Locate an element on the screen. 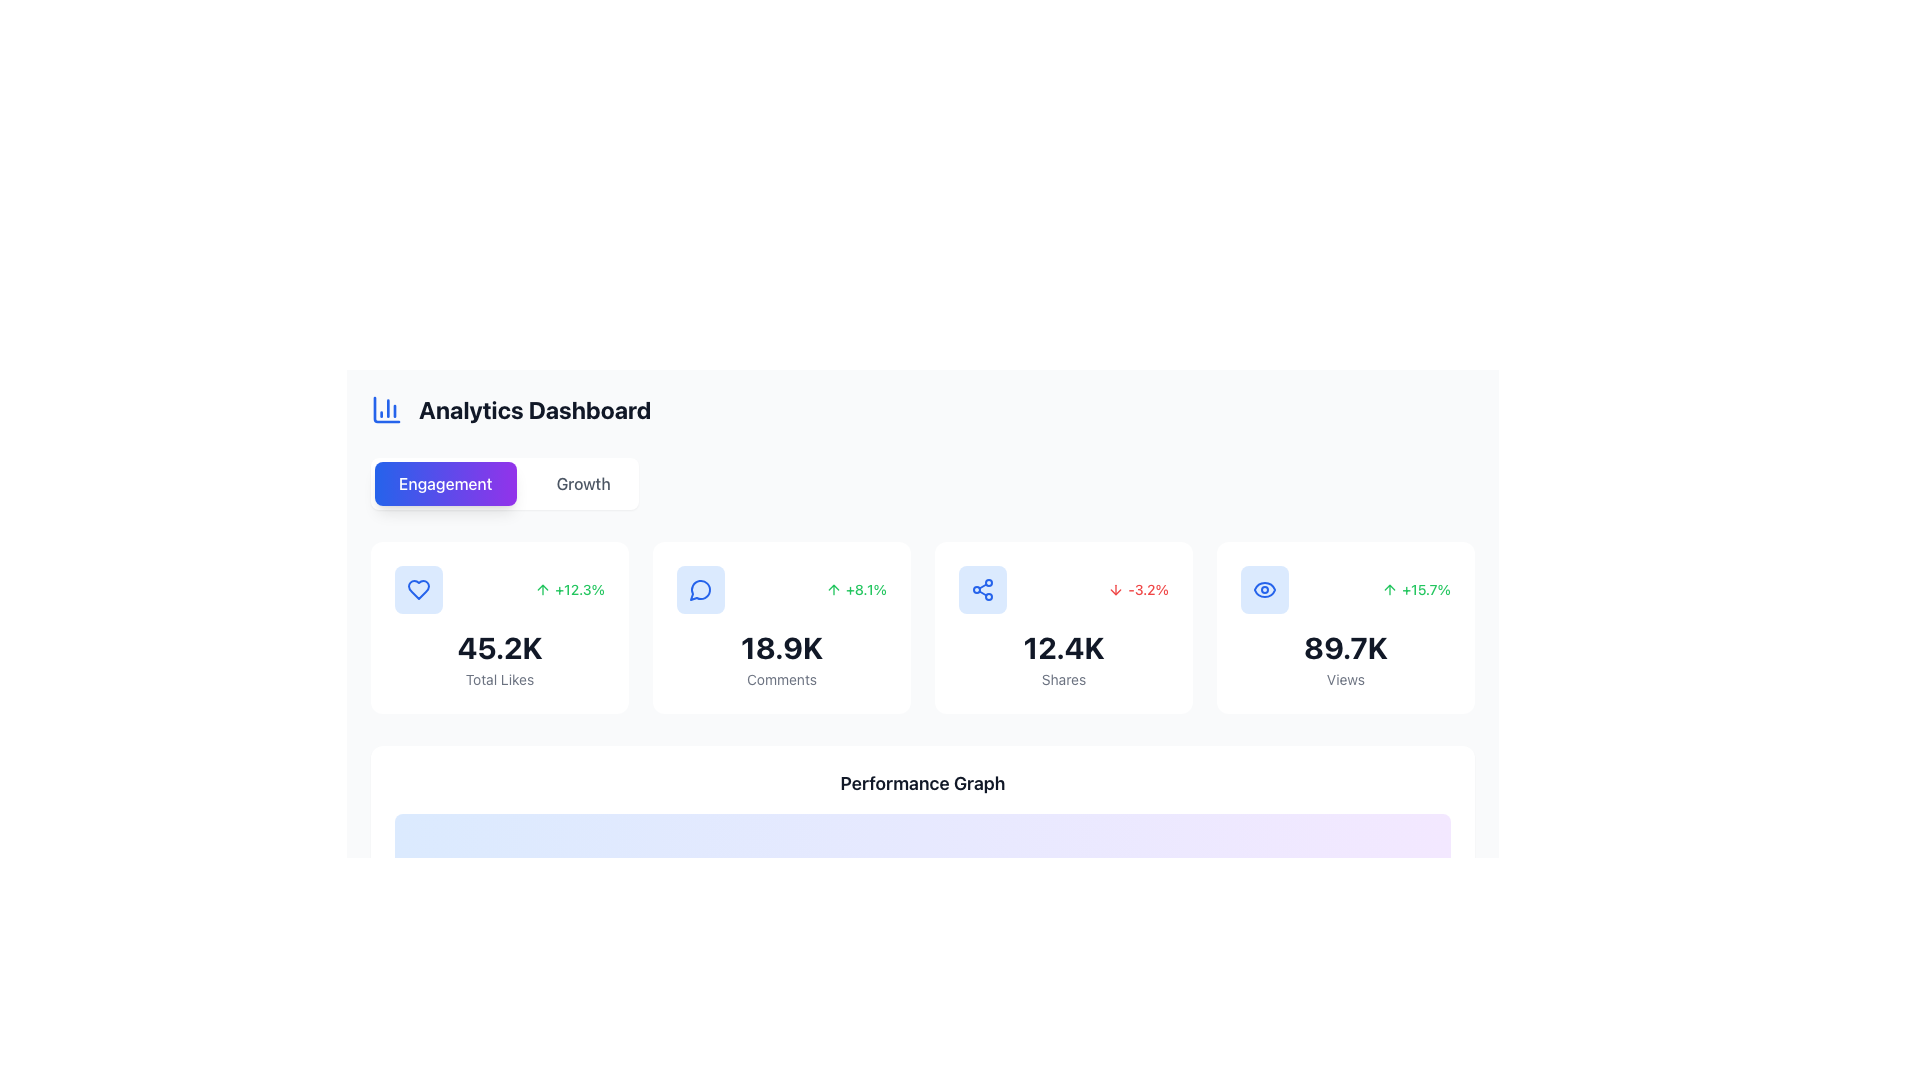 Image resolution: width=1920 pixels, height=1080 pixels. displayed value '12.4K' from the central text display located in the 'Shares' card, which is prominently visible in a large, bold font within a white card-like section is located at coordinates (1063, 648).